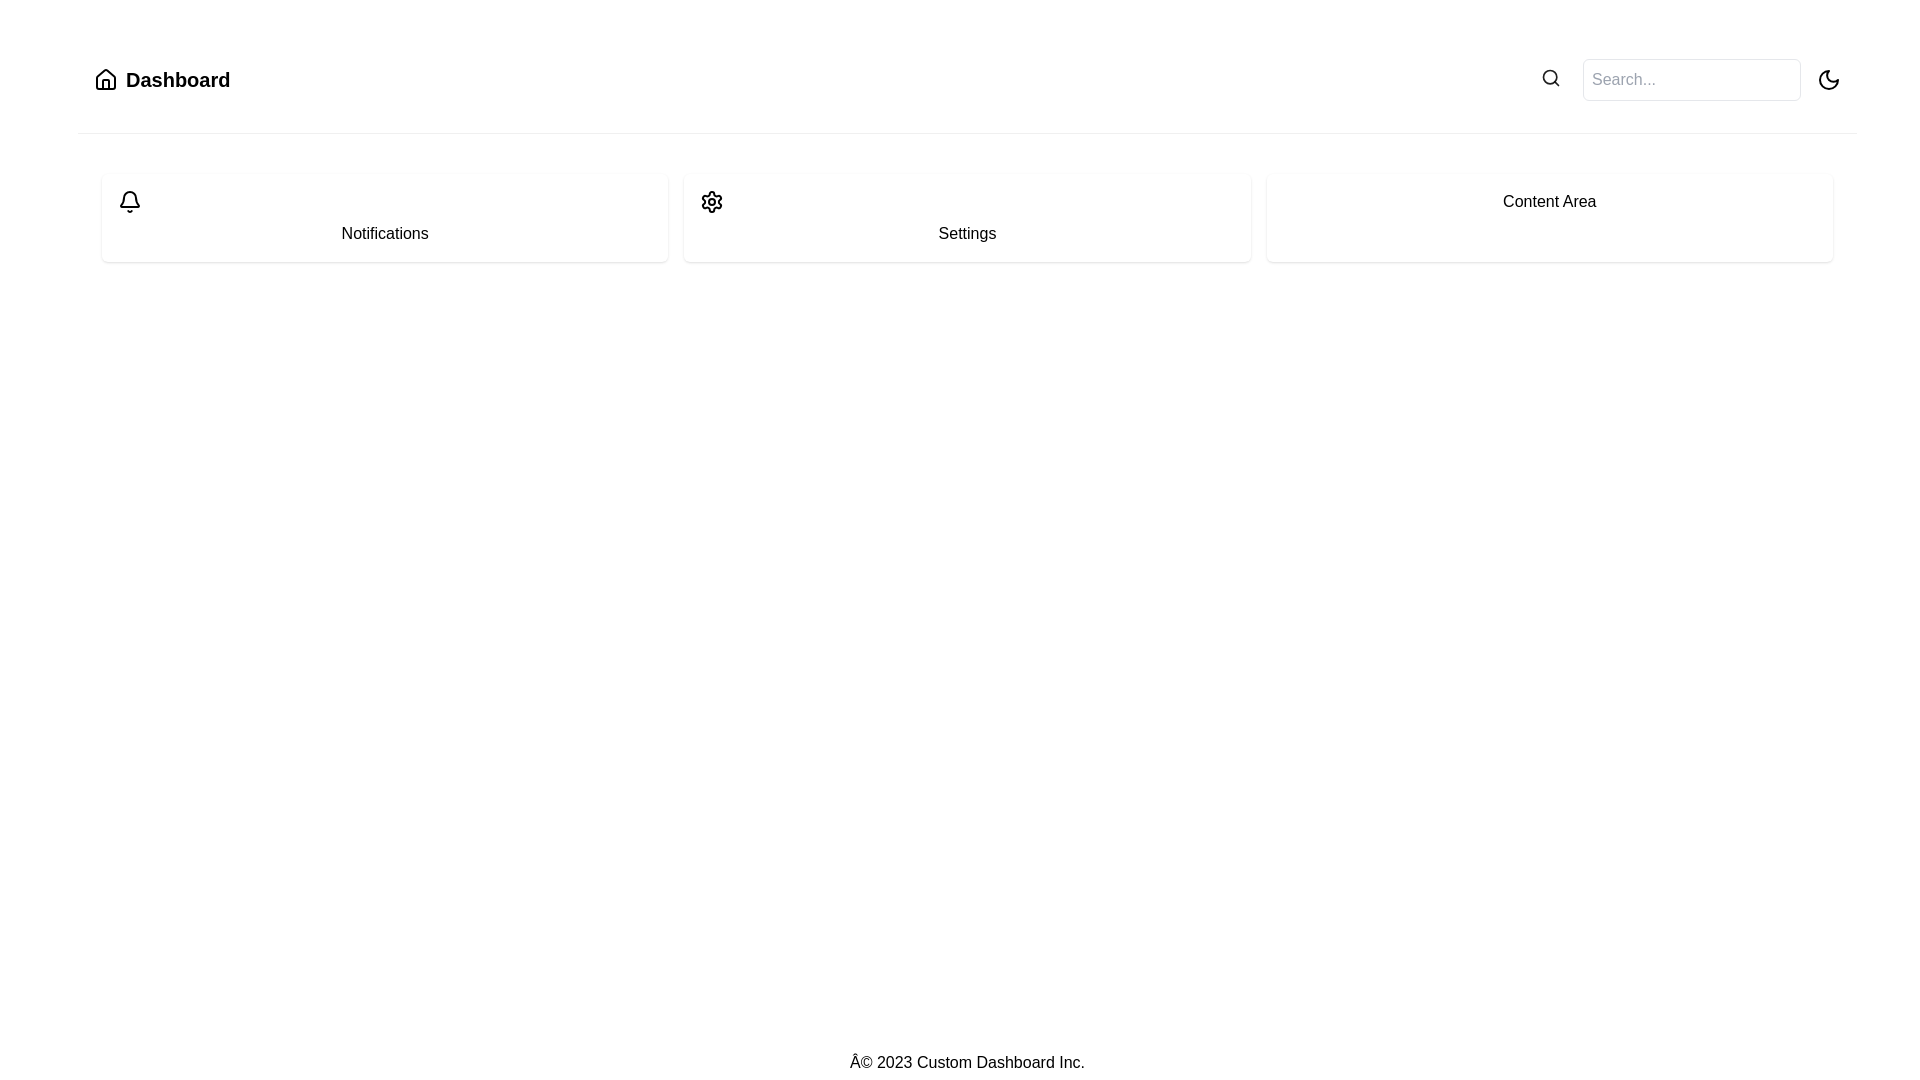 The image size is (1920, 1080). I want to click on the moon icon located in the top-right corner of the interface, so click(1828, 79).